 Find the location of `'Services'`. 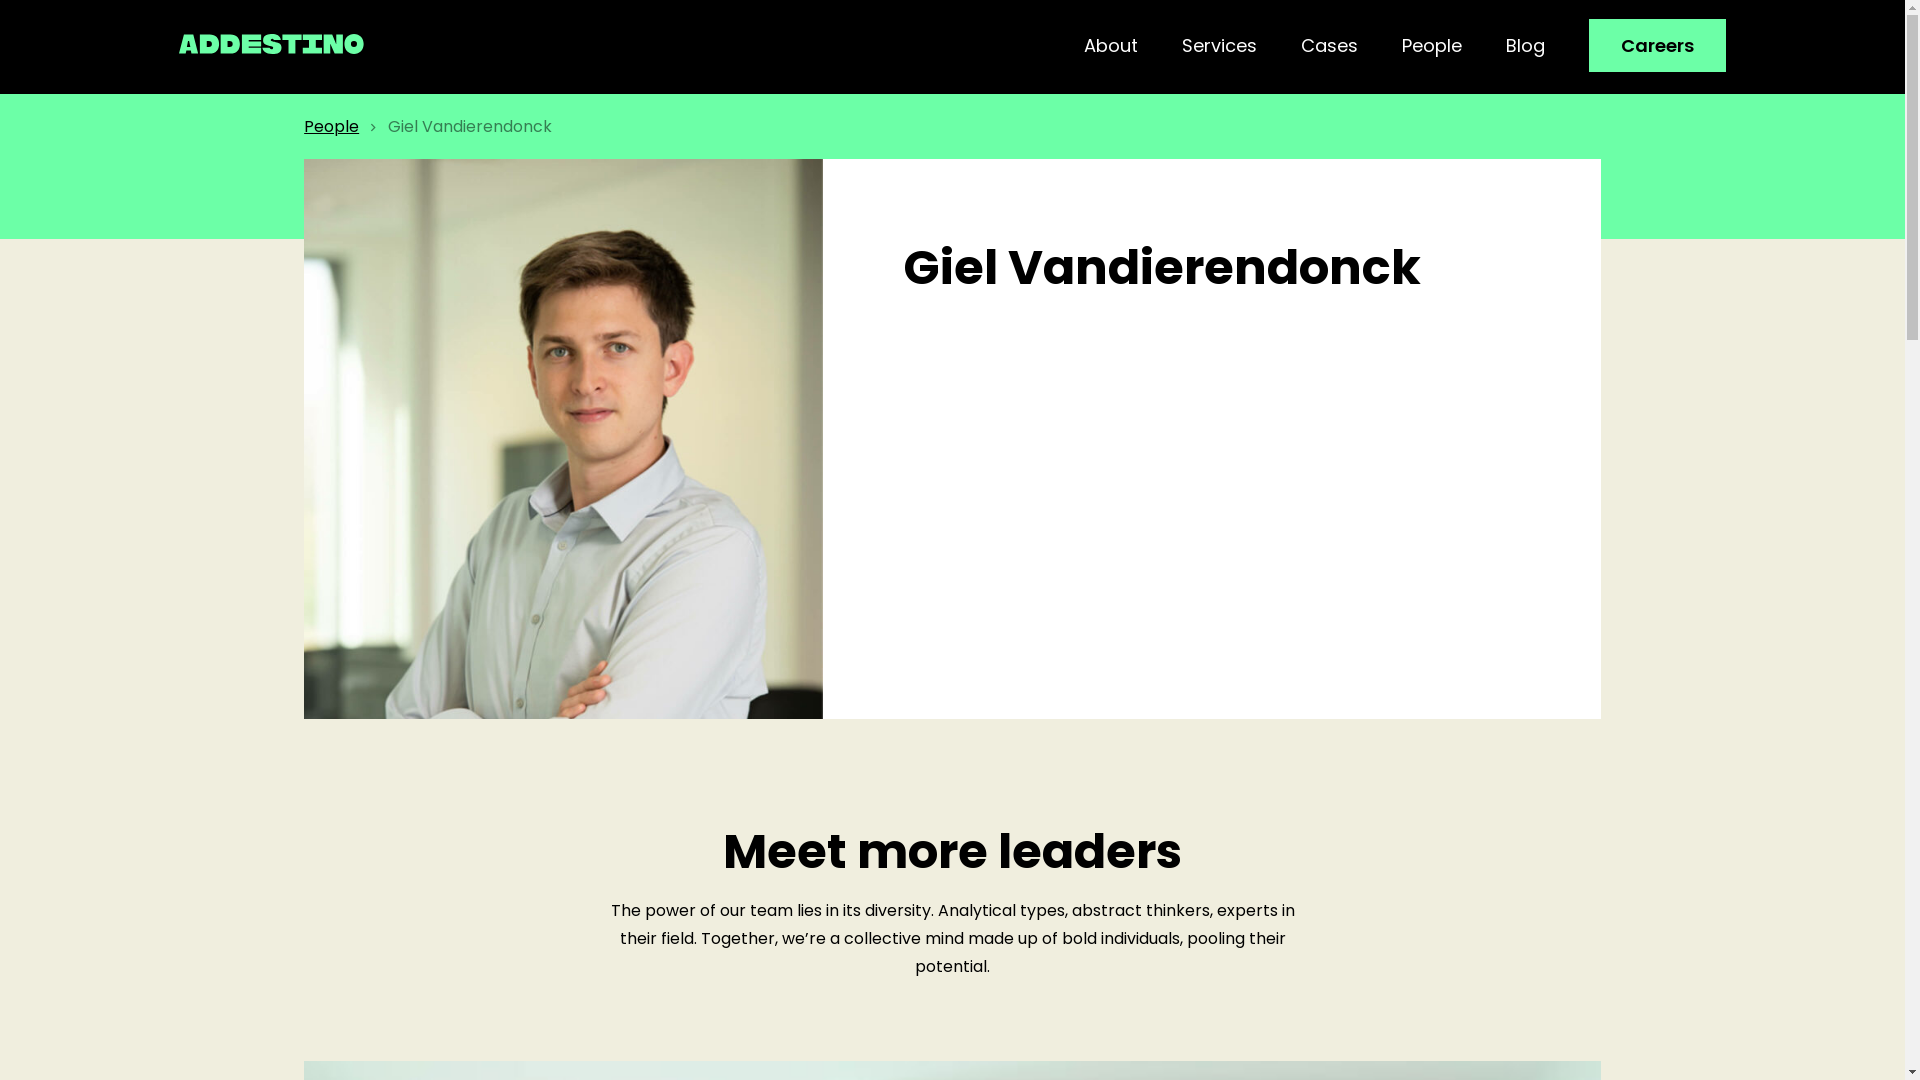

'Services' is located at coordinates (1218, 45).